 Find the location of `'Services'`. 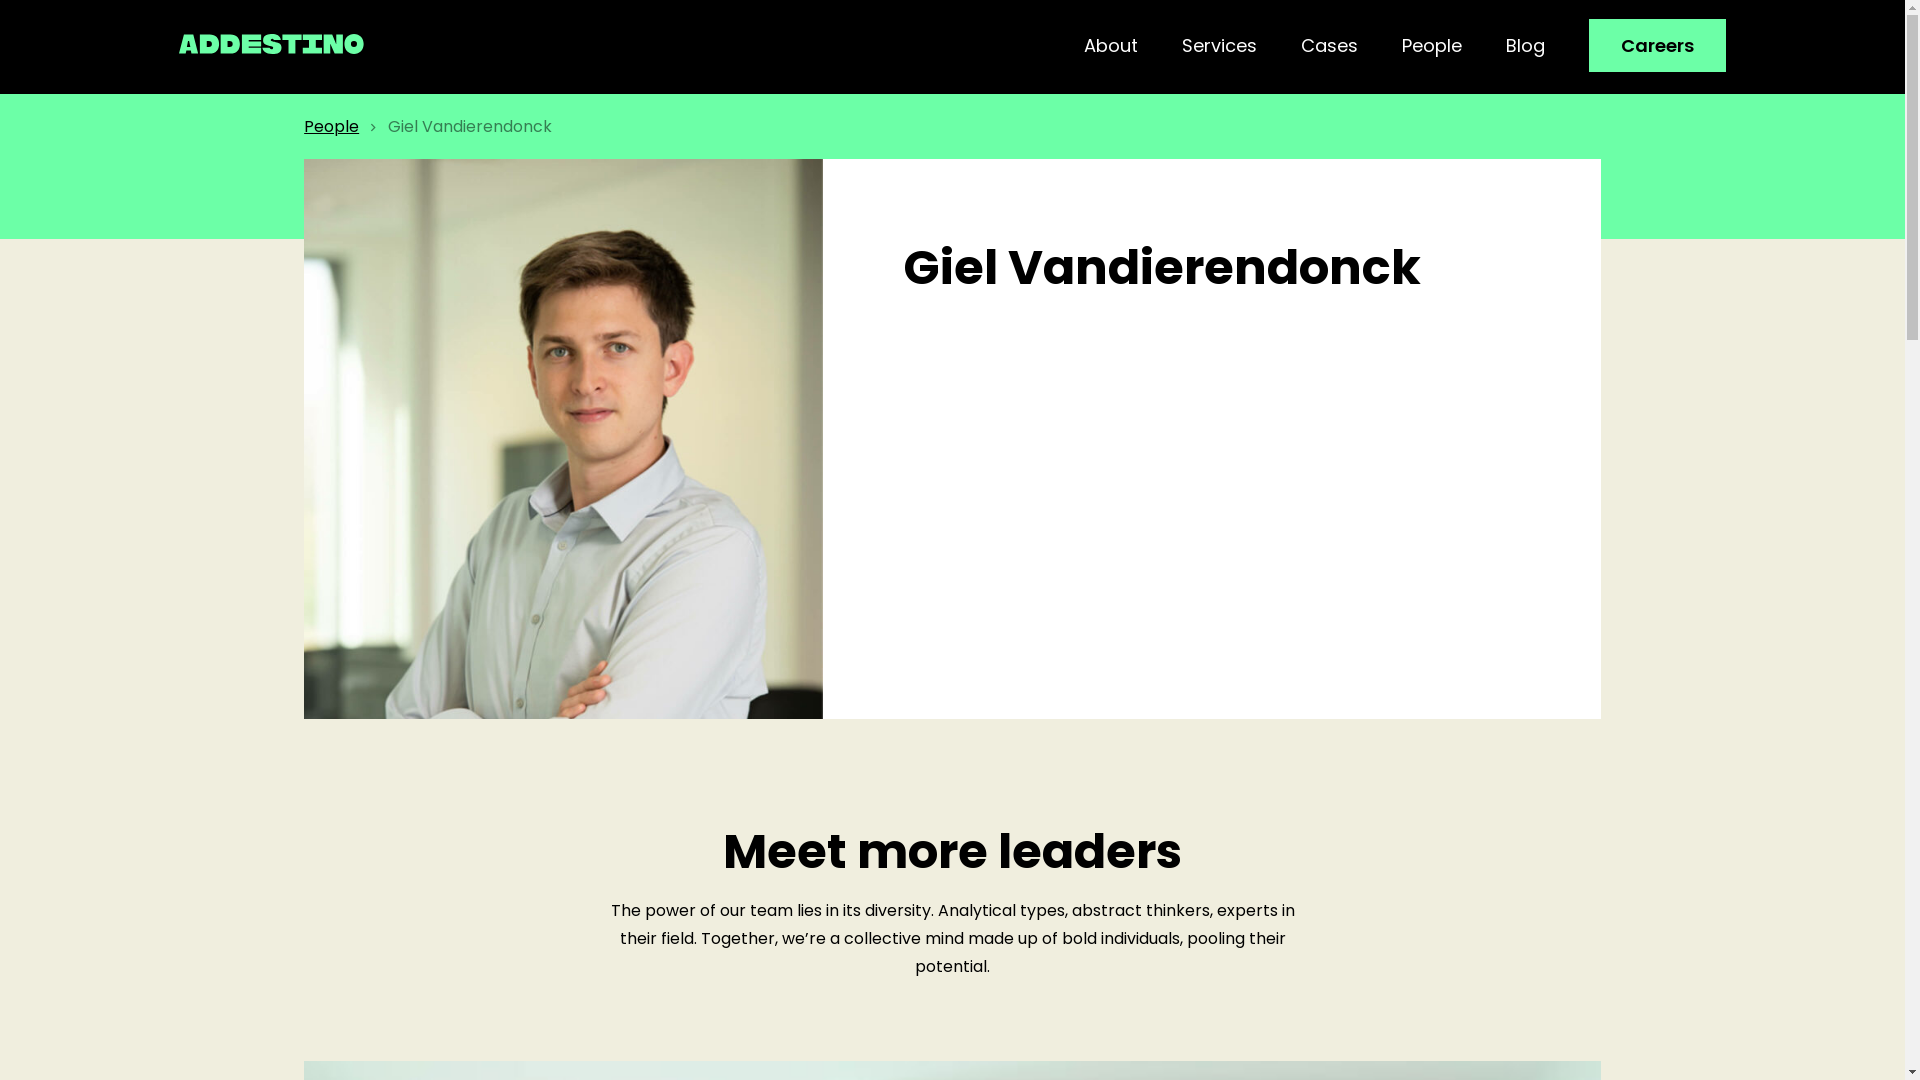

'Services' is located at coordinates (1218, 45).